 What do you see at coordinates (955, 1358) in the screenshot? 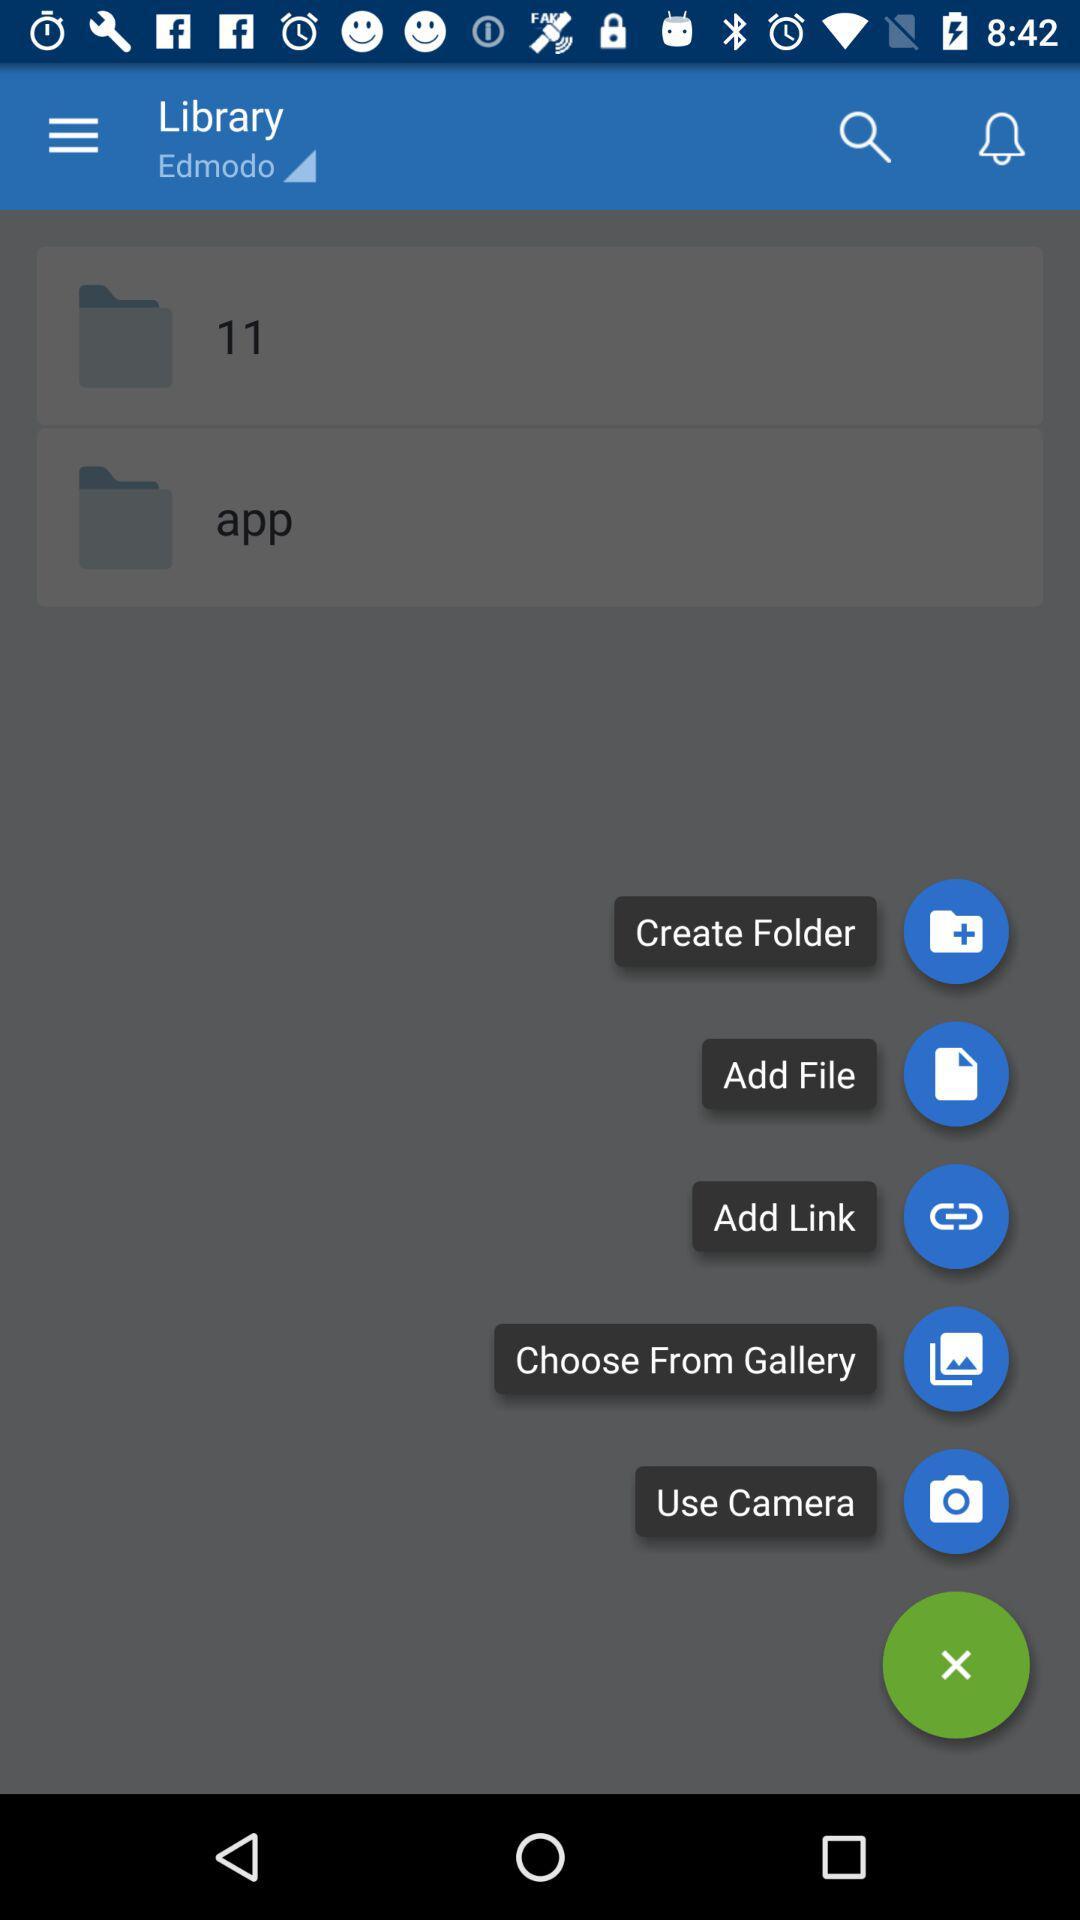
I see `gallery` at bounding box center [955, 1358].